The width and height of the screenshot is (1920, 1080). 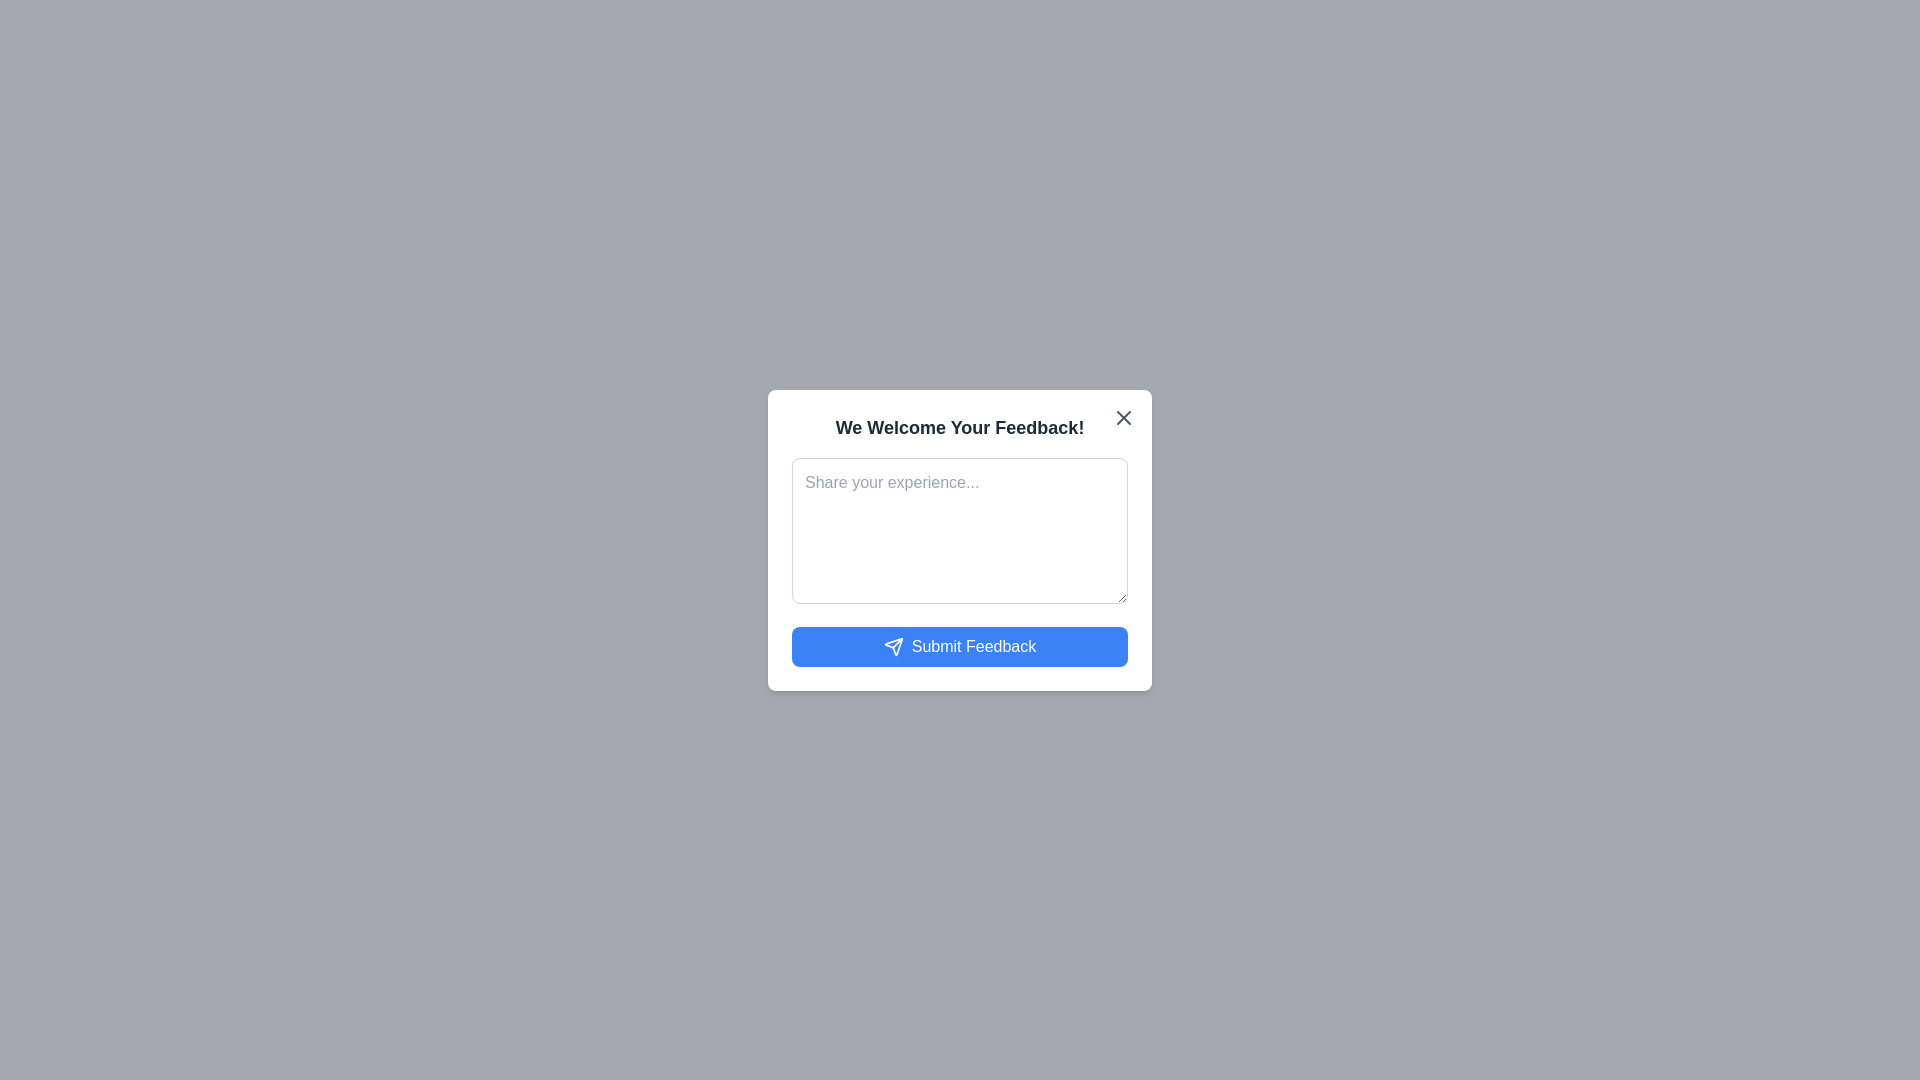 What do you see at coordinates (1123, 416) in the screenshot?
I see `the close button in the top-right corner of the dialog` at bounding box center [1123, 416].